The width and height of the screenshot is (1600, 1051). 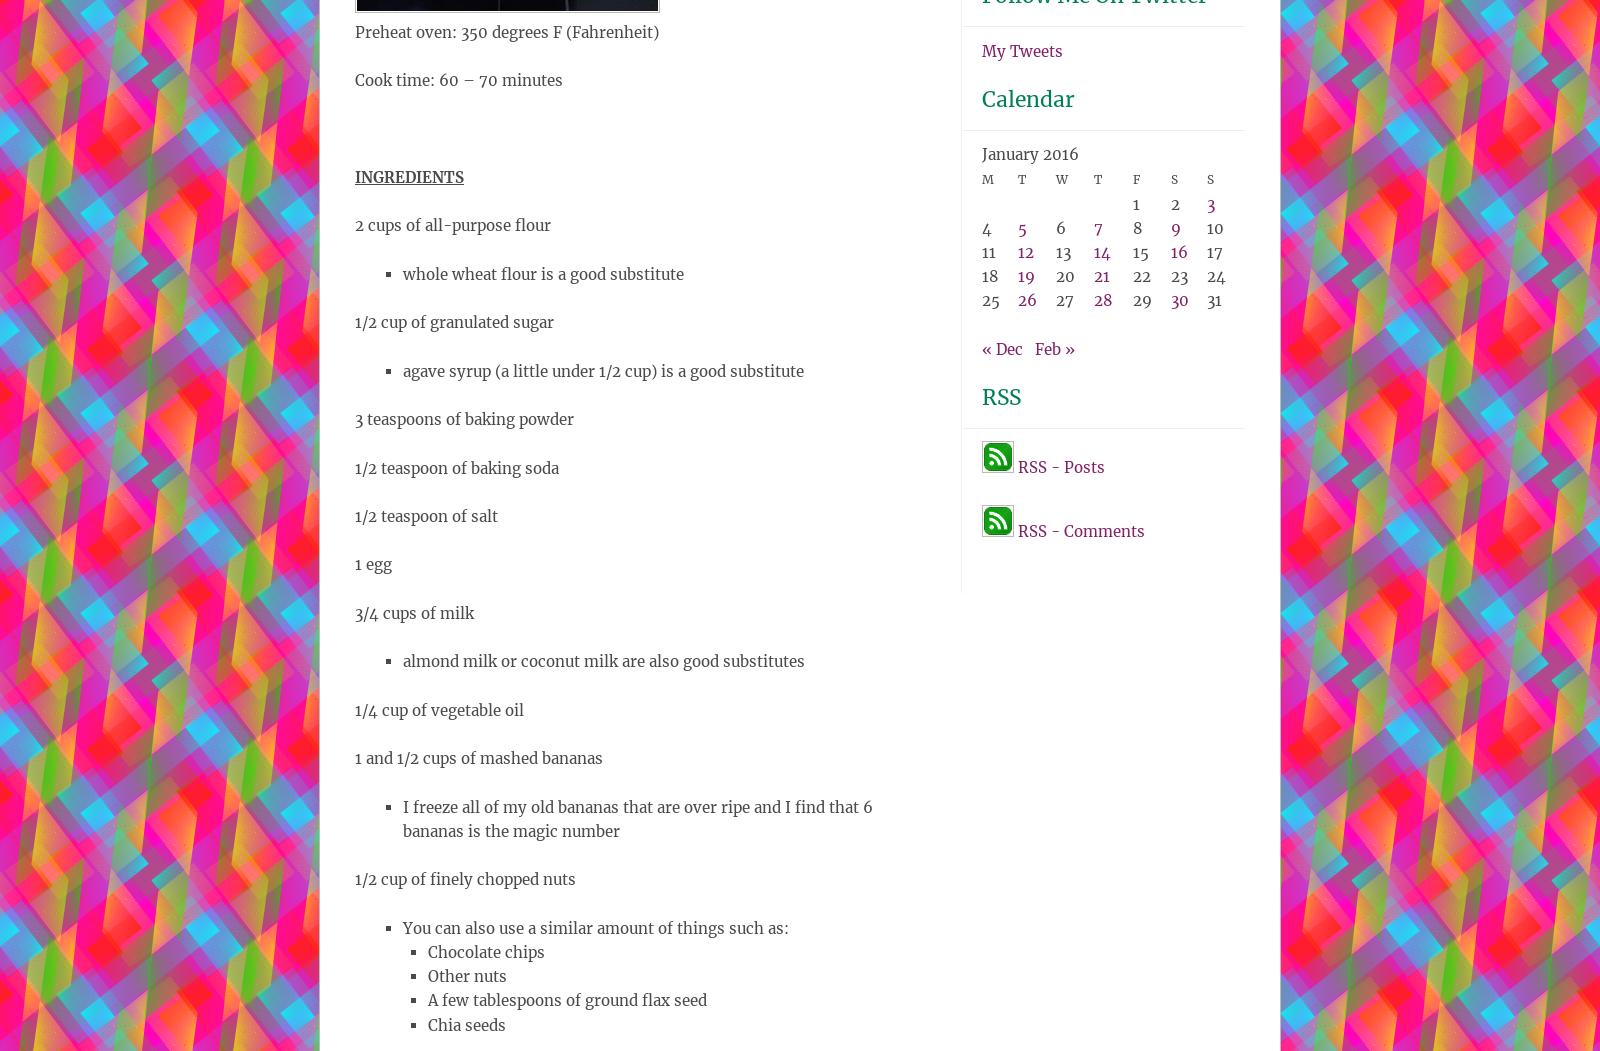 I want to click on '12', so click(x=1017, y=251).